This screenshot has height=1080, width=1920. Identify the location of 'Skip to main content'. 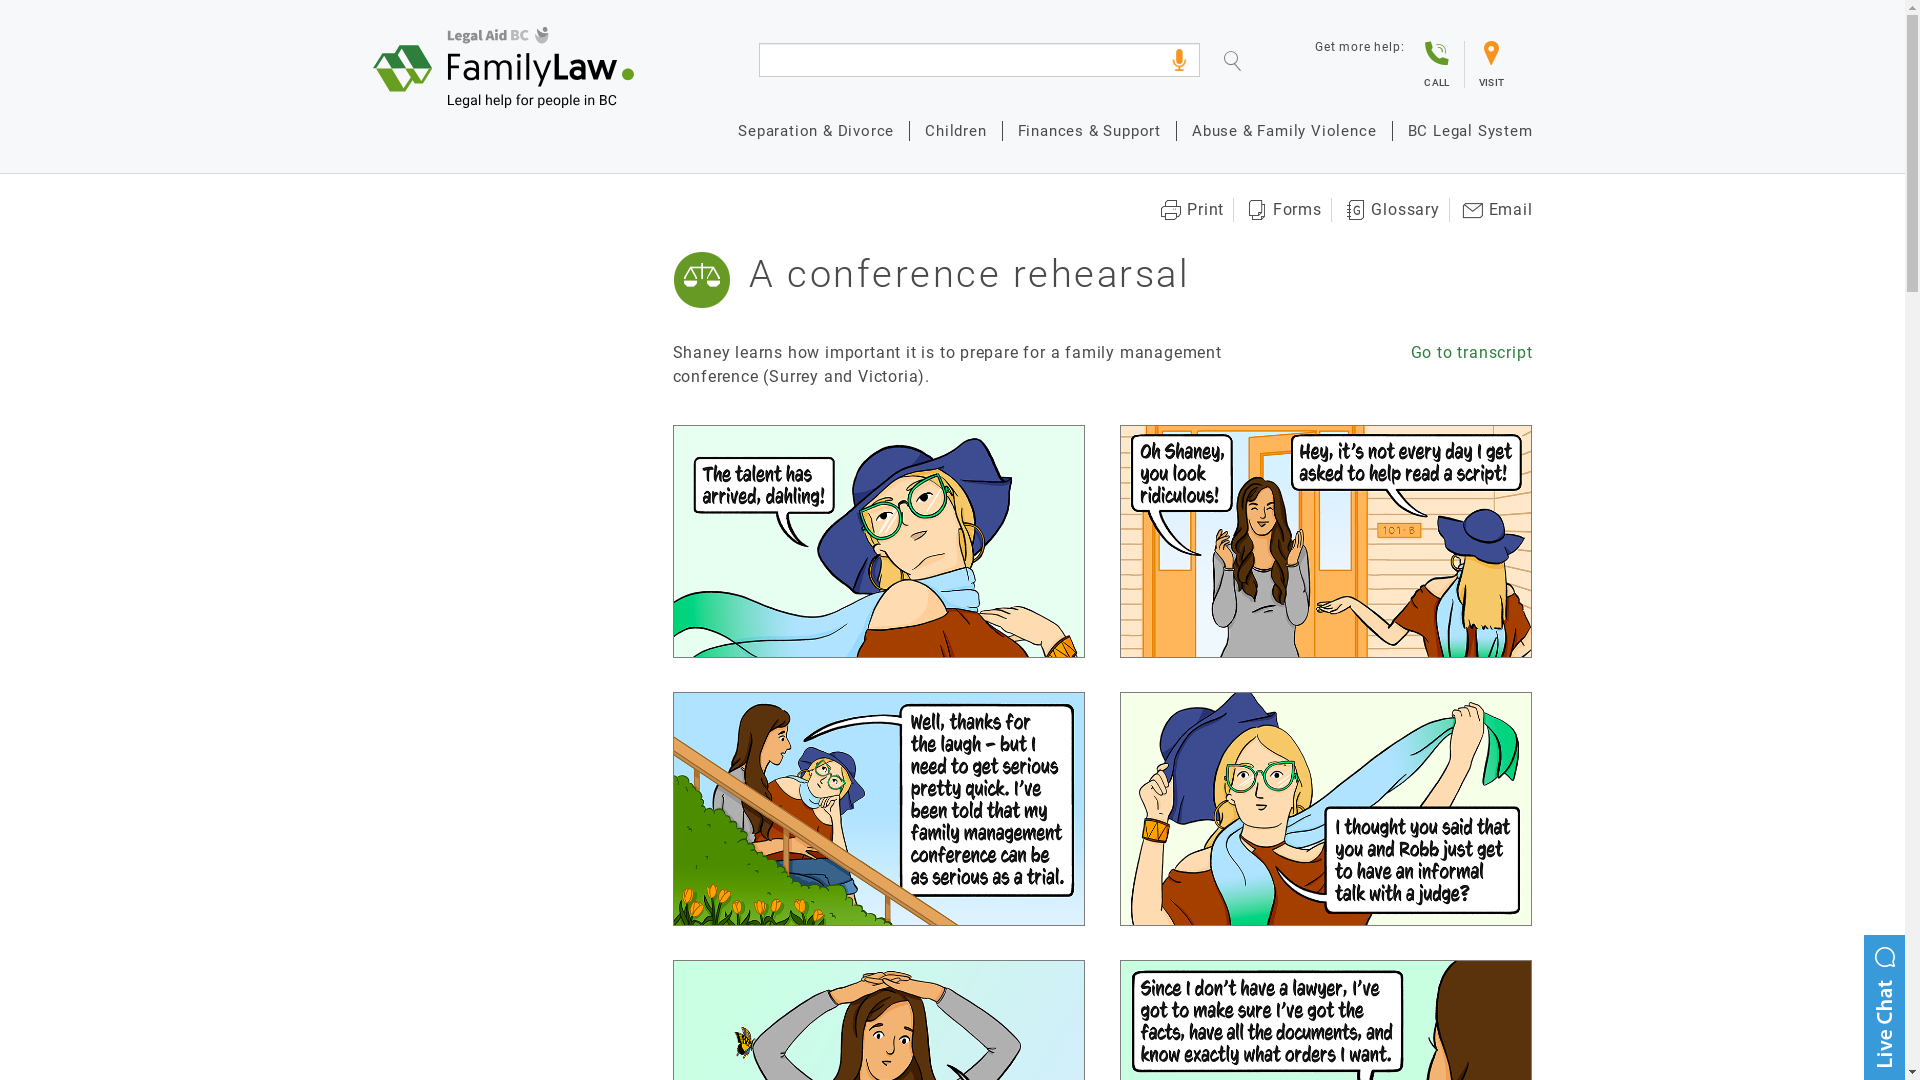
(0, 0).